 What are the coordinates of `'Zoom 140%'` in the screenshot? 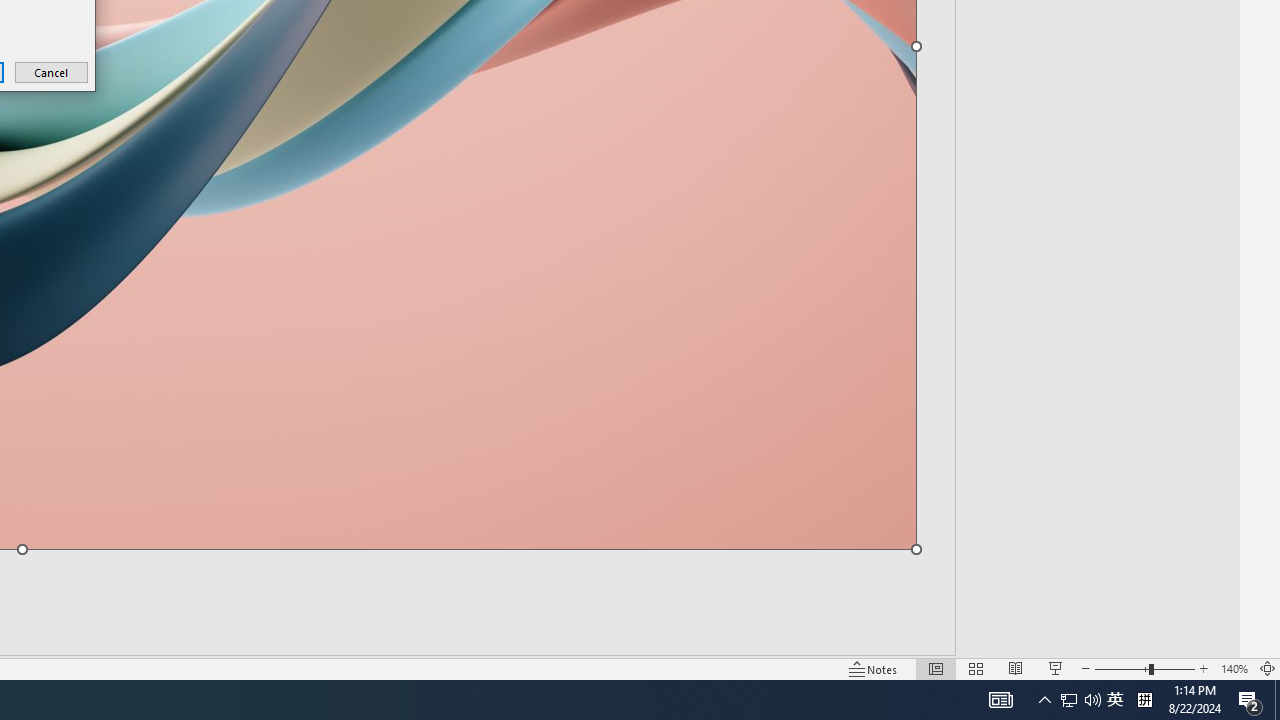 It's located at (1233, 669).